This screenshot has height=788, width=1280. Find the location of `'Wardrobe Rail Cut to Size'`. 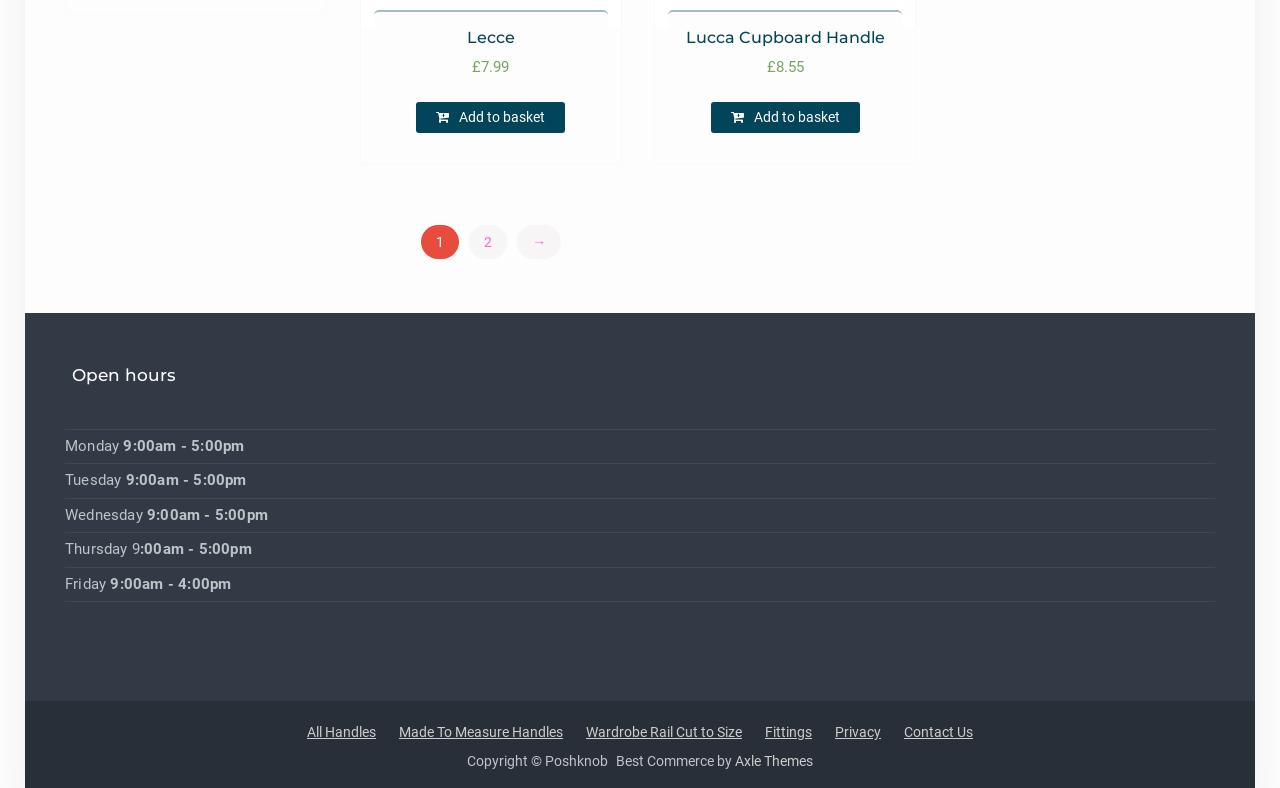

'Wardrobe Rail Cut to Size' is located at coordinates (664, 731).